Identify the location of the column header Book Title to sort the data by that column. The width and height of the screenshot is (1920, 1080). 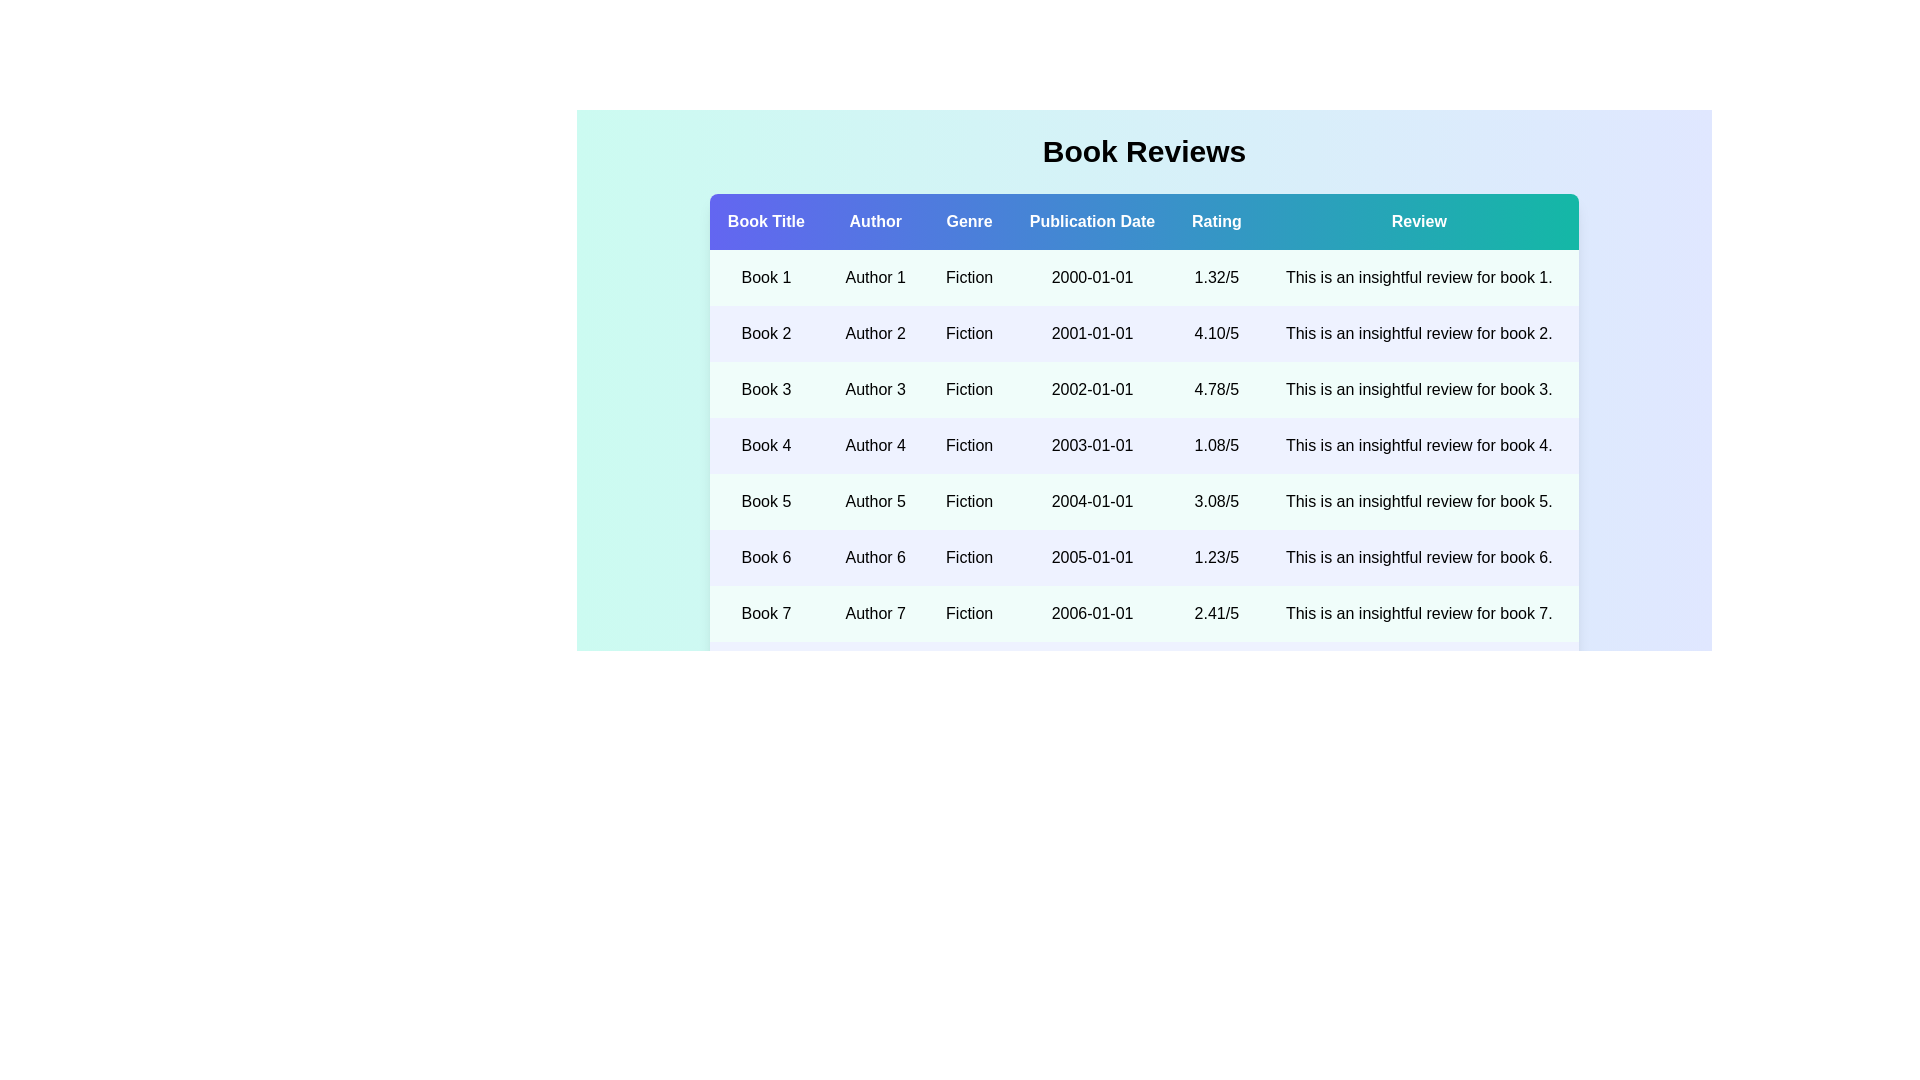
(765, 222).